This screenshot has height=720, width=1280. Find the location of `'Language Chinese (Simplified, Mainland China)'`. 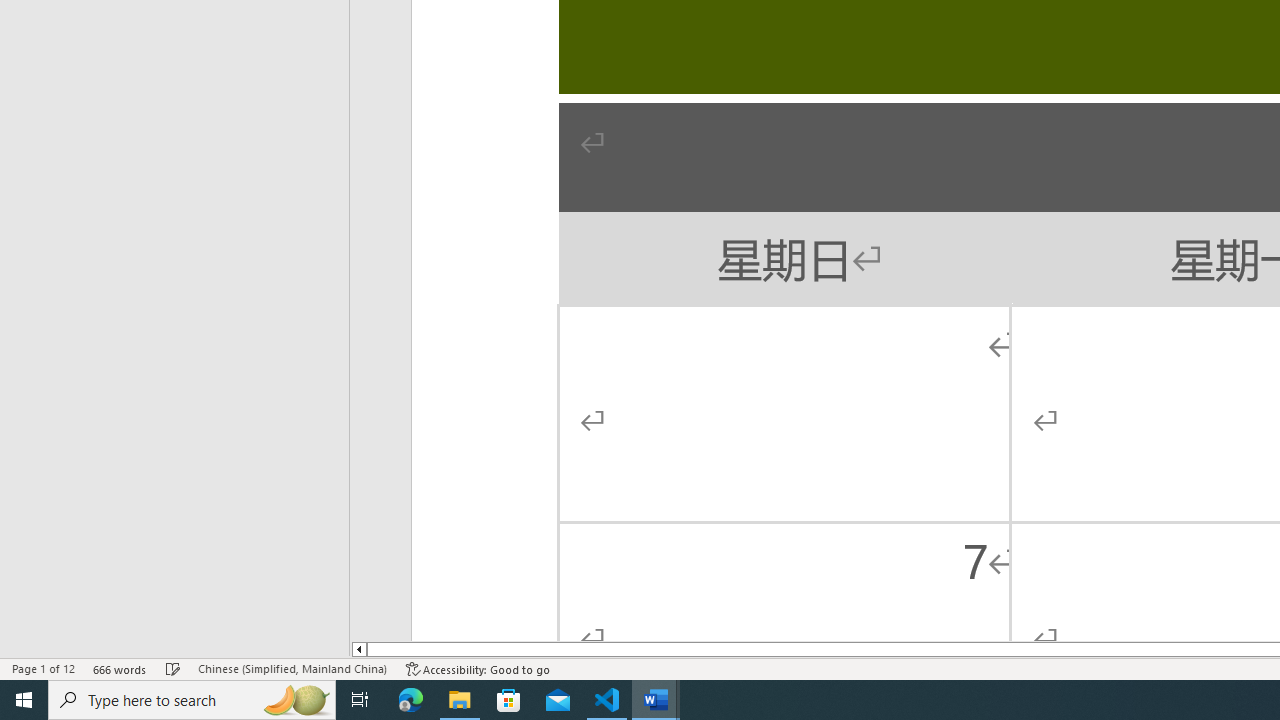

'Language Chinese (Simplified, Mainland China)' is located at coordinates (291, 669).